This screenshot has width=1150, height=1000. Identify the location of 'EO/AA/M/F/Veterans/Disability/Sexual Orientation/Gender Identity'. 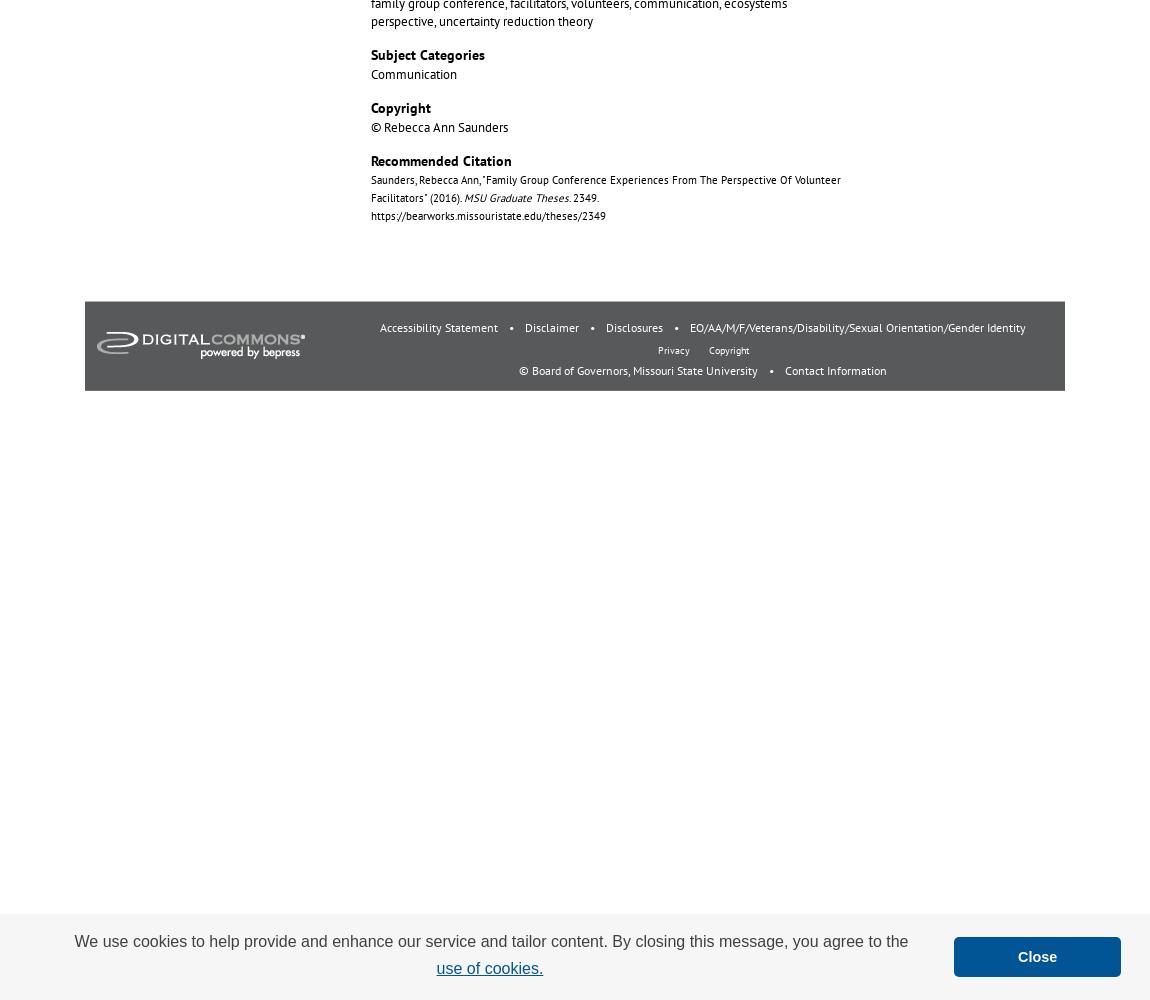
(857, 326).